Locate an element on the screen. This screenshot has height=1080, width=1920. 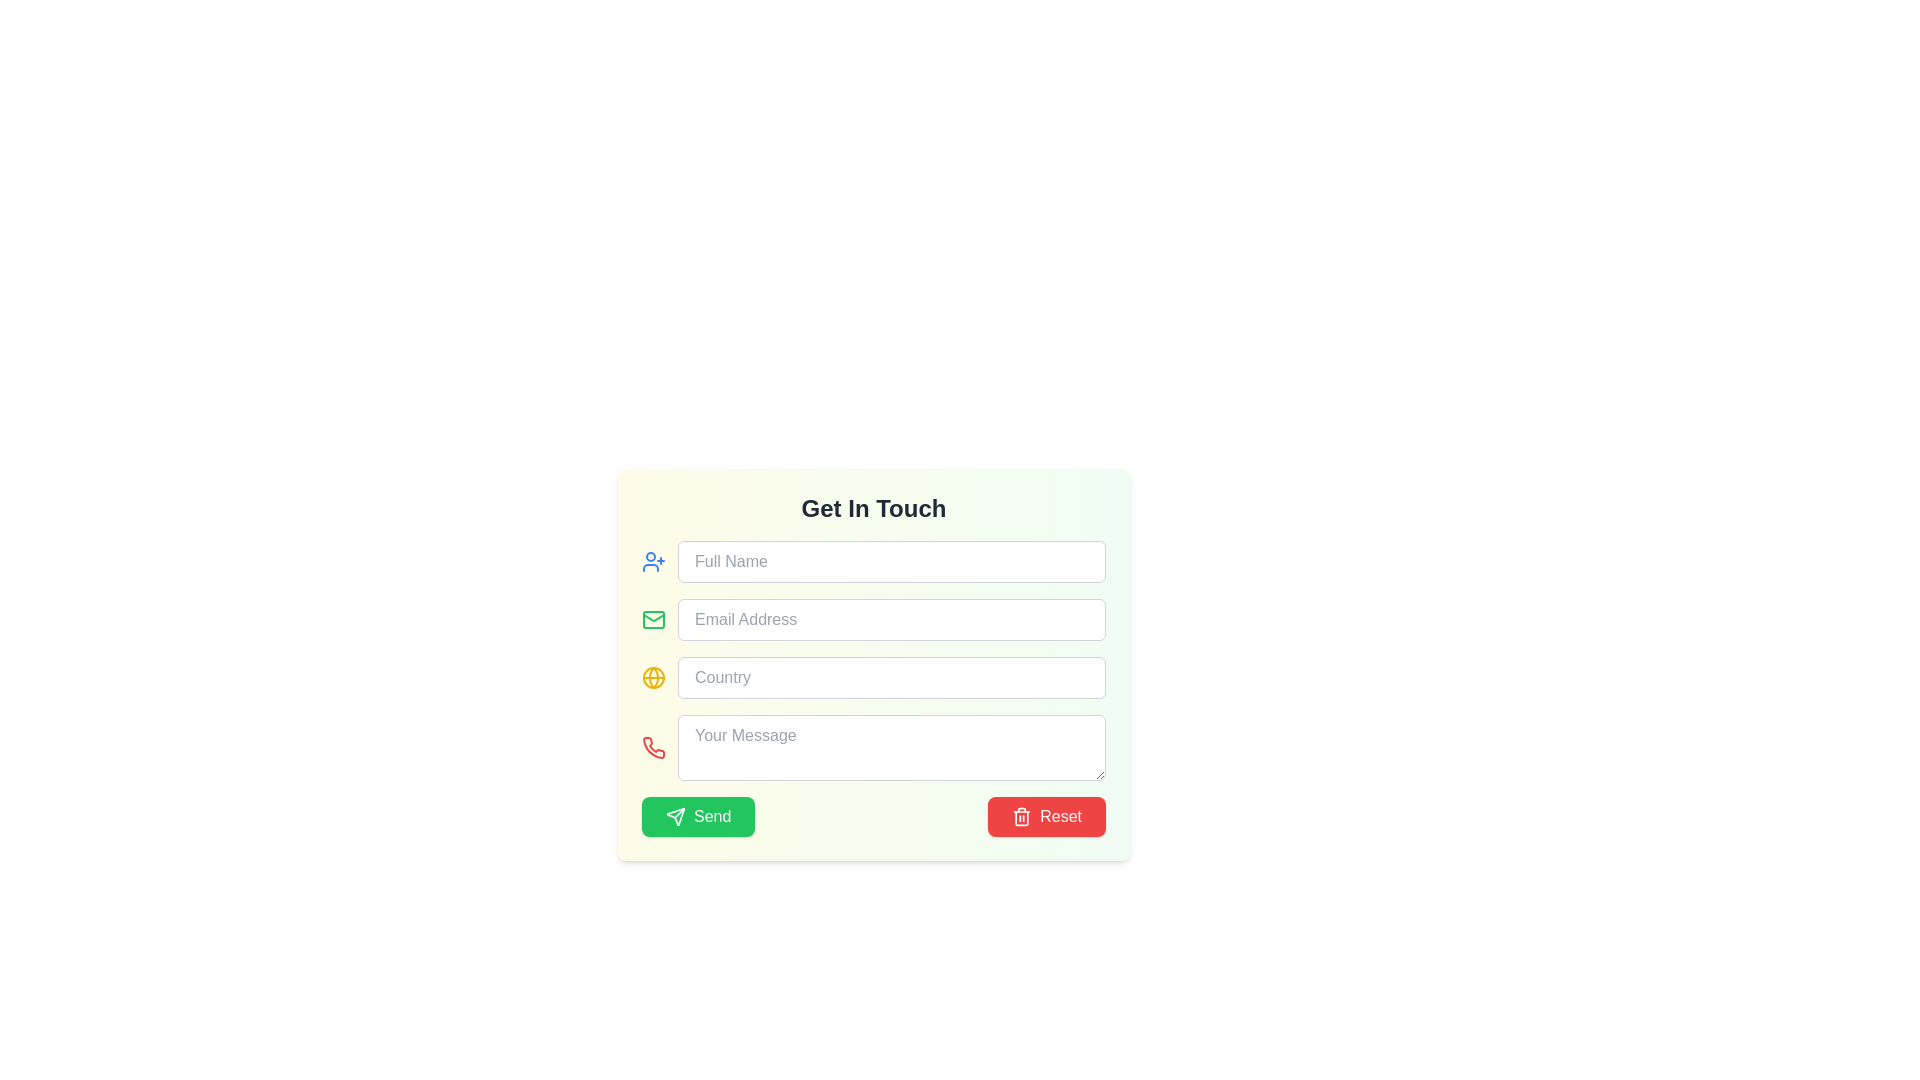
the icon that visually indicates the 'Send' action, located on the left side of the green 'Send' button near the bottom left of the form is located at coordinates (676, 817).